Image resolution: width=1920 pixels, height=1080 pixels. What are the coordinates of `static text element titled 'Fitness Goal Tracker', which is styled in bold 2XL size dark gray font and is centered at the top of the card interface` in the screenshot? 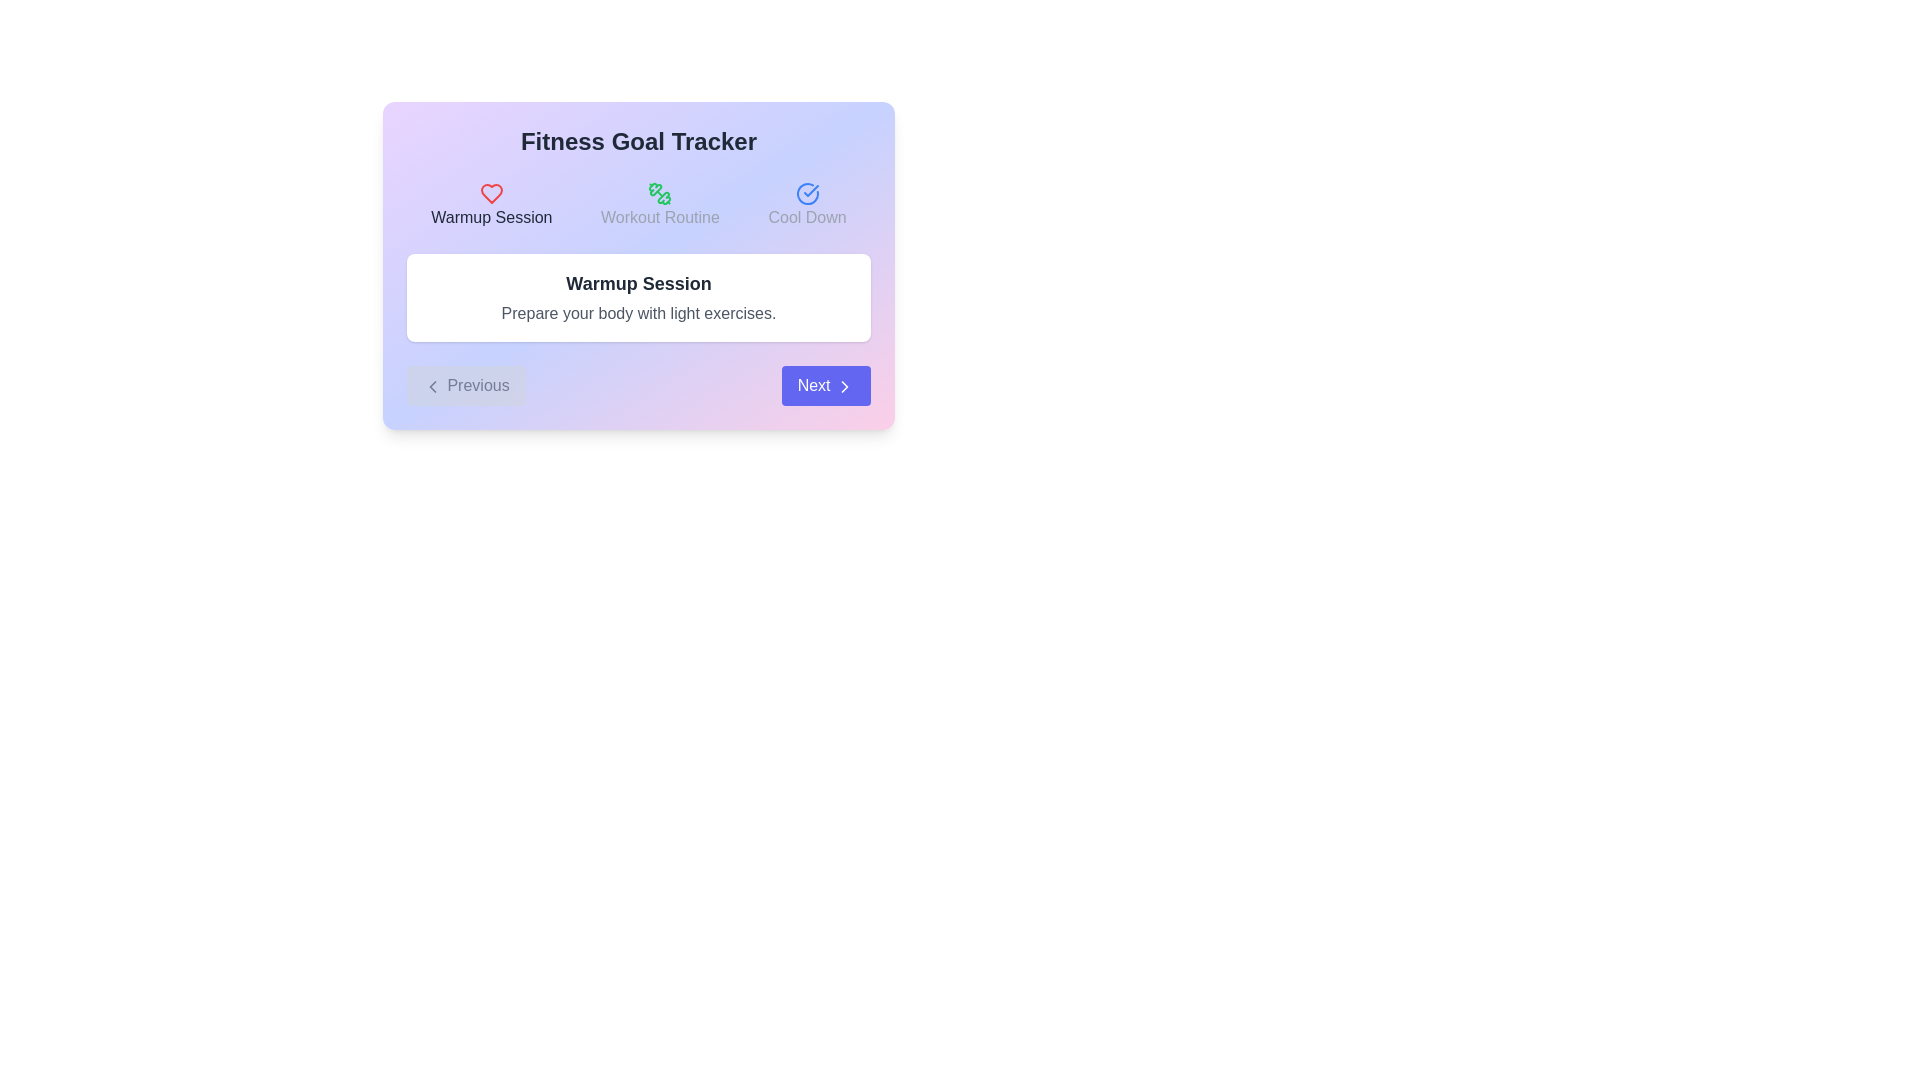 It's located at (637, 141).